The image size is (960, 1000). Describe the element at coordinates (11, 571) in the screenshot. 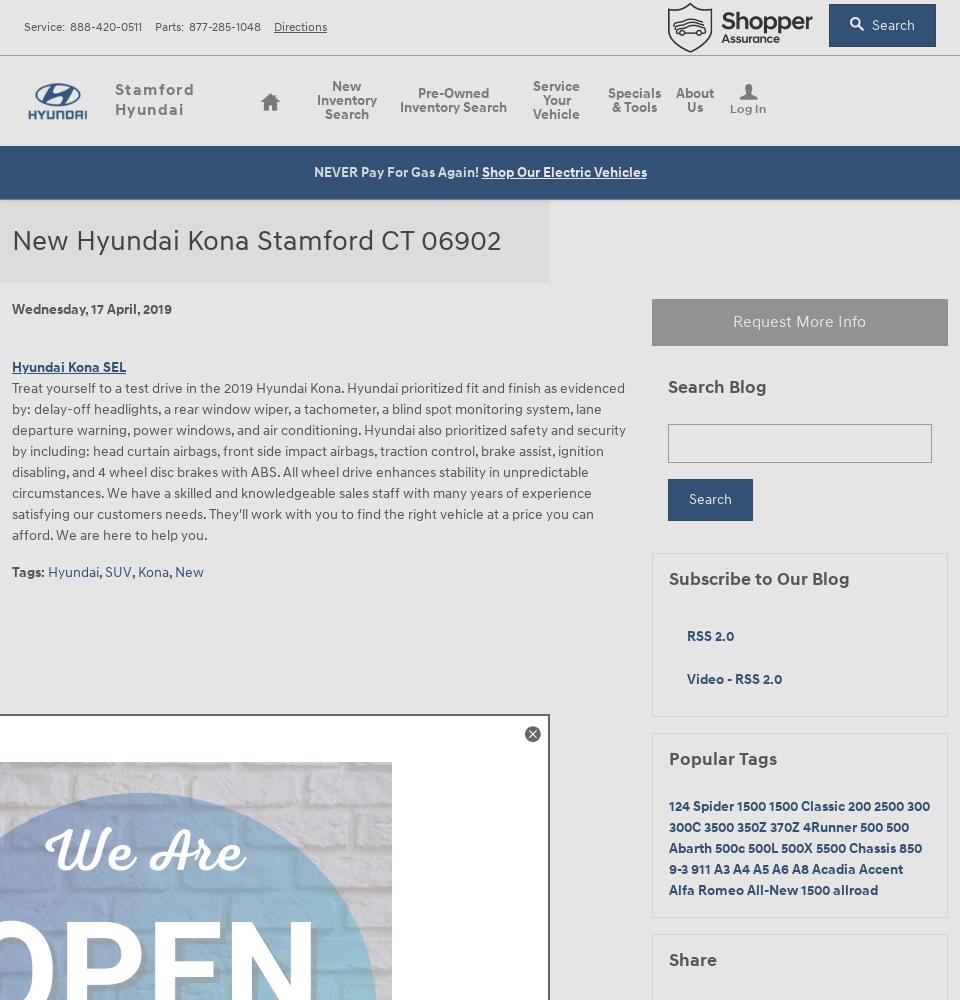

I see `'Tags'` at that location.